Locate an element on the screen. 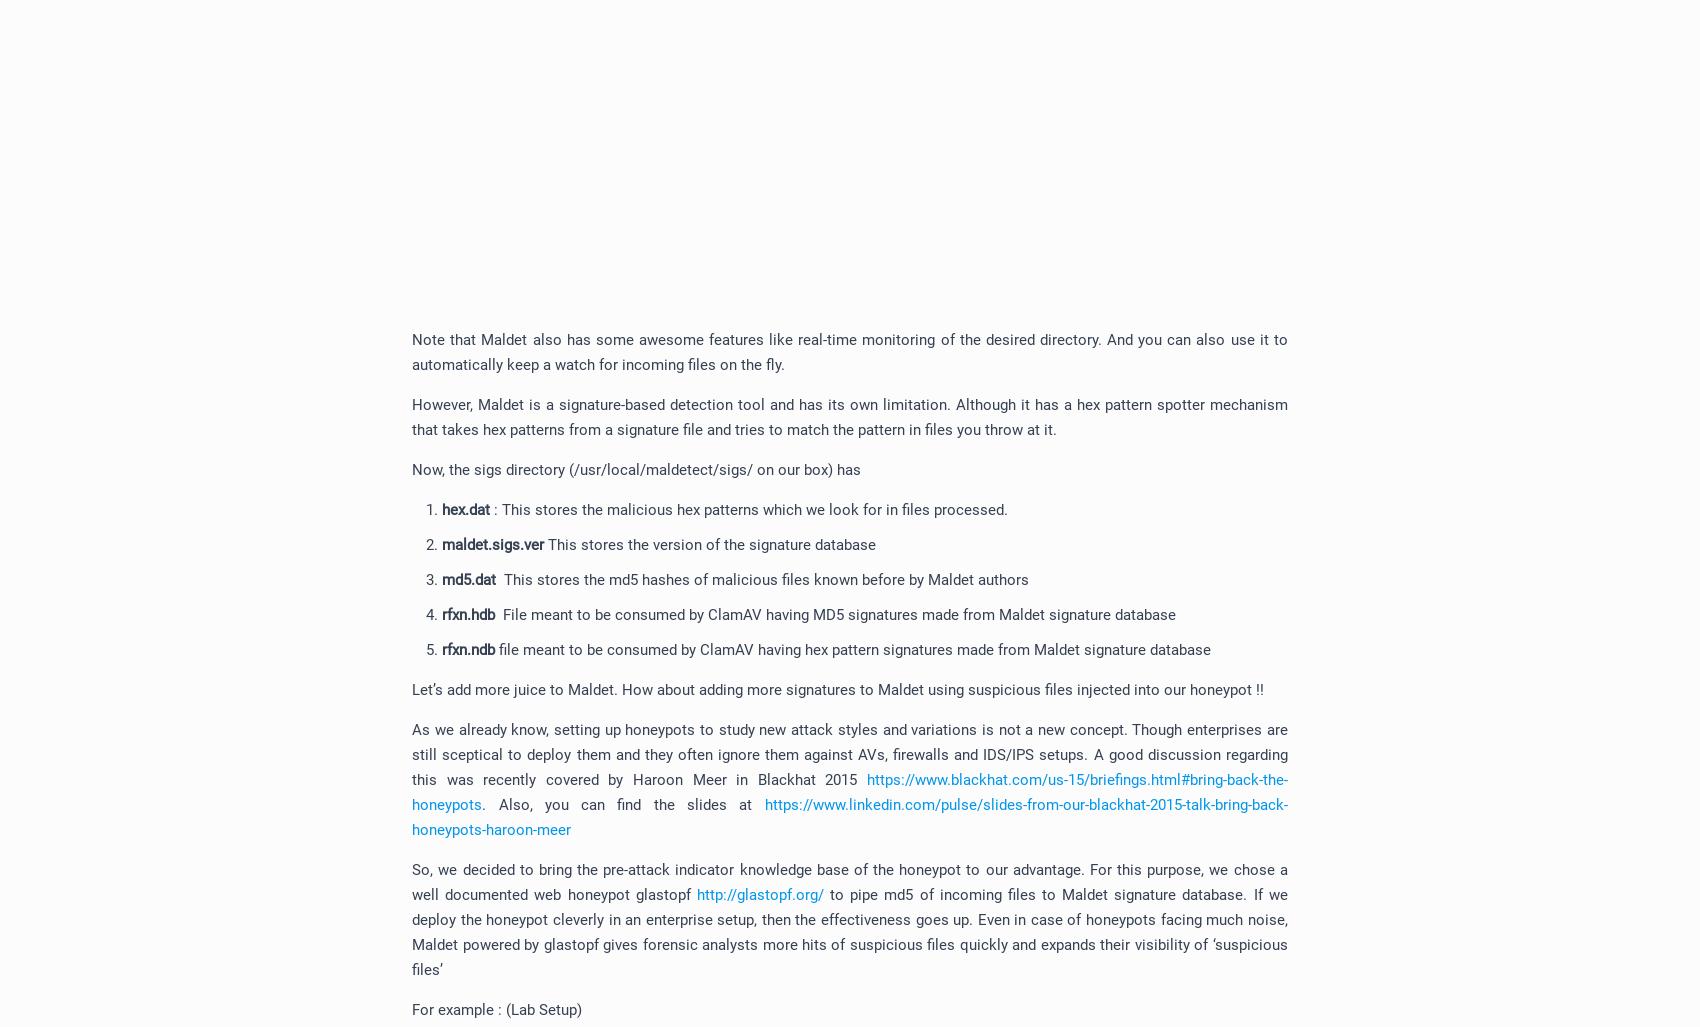 This screenshot has height=1027, width=1700. 'Let’s add more juice to Maldet. How about adding more signatures to Maldet using suspicious files injected into our honeypot !!' is located at coordinates (836, 690).